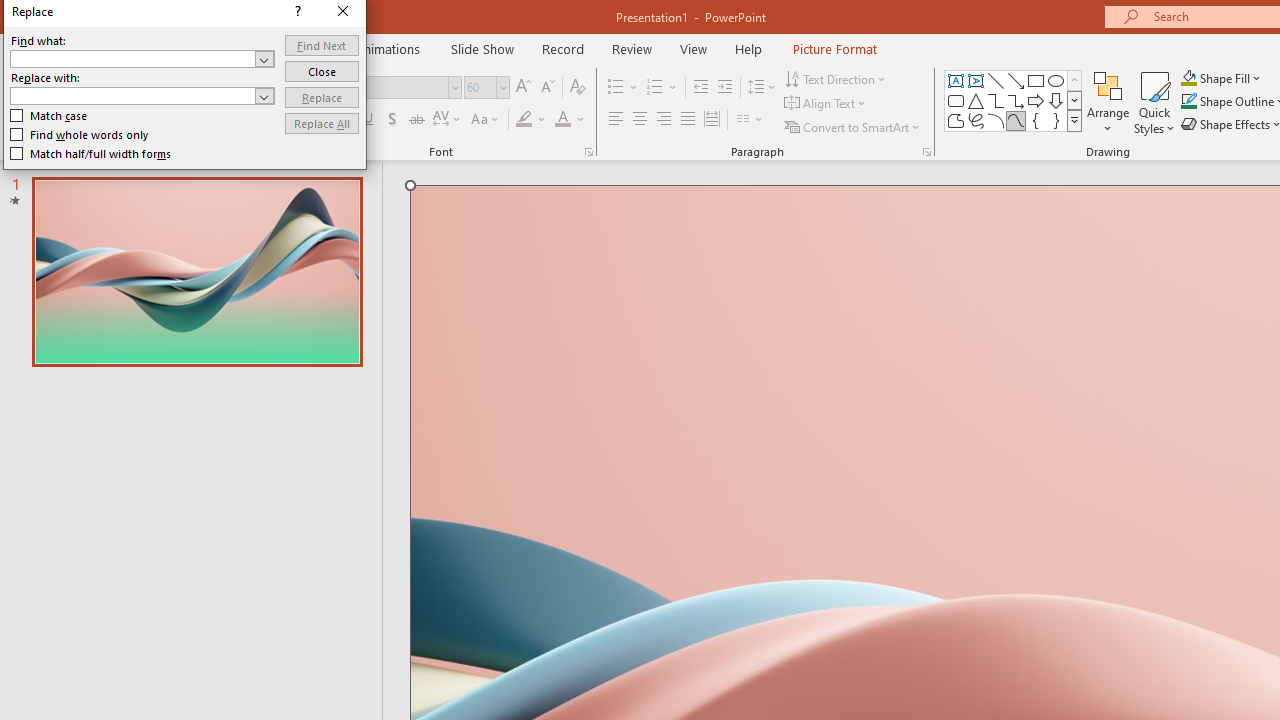  What do you see at coordinates (80, 135) in the screenshot?
I see `'Find whole words only'` at bounding box center [80, 135].